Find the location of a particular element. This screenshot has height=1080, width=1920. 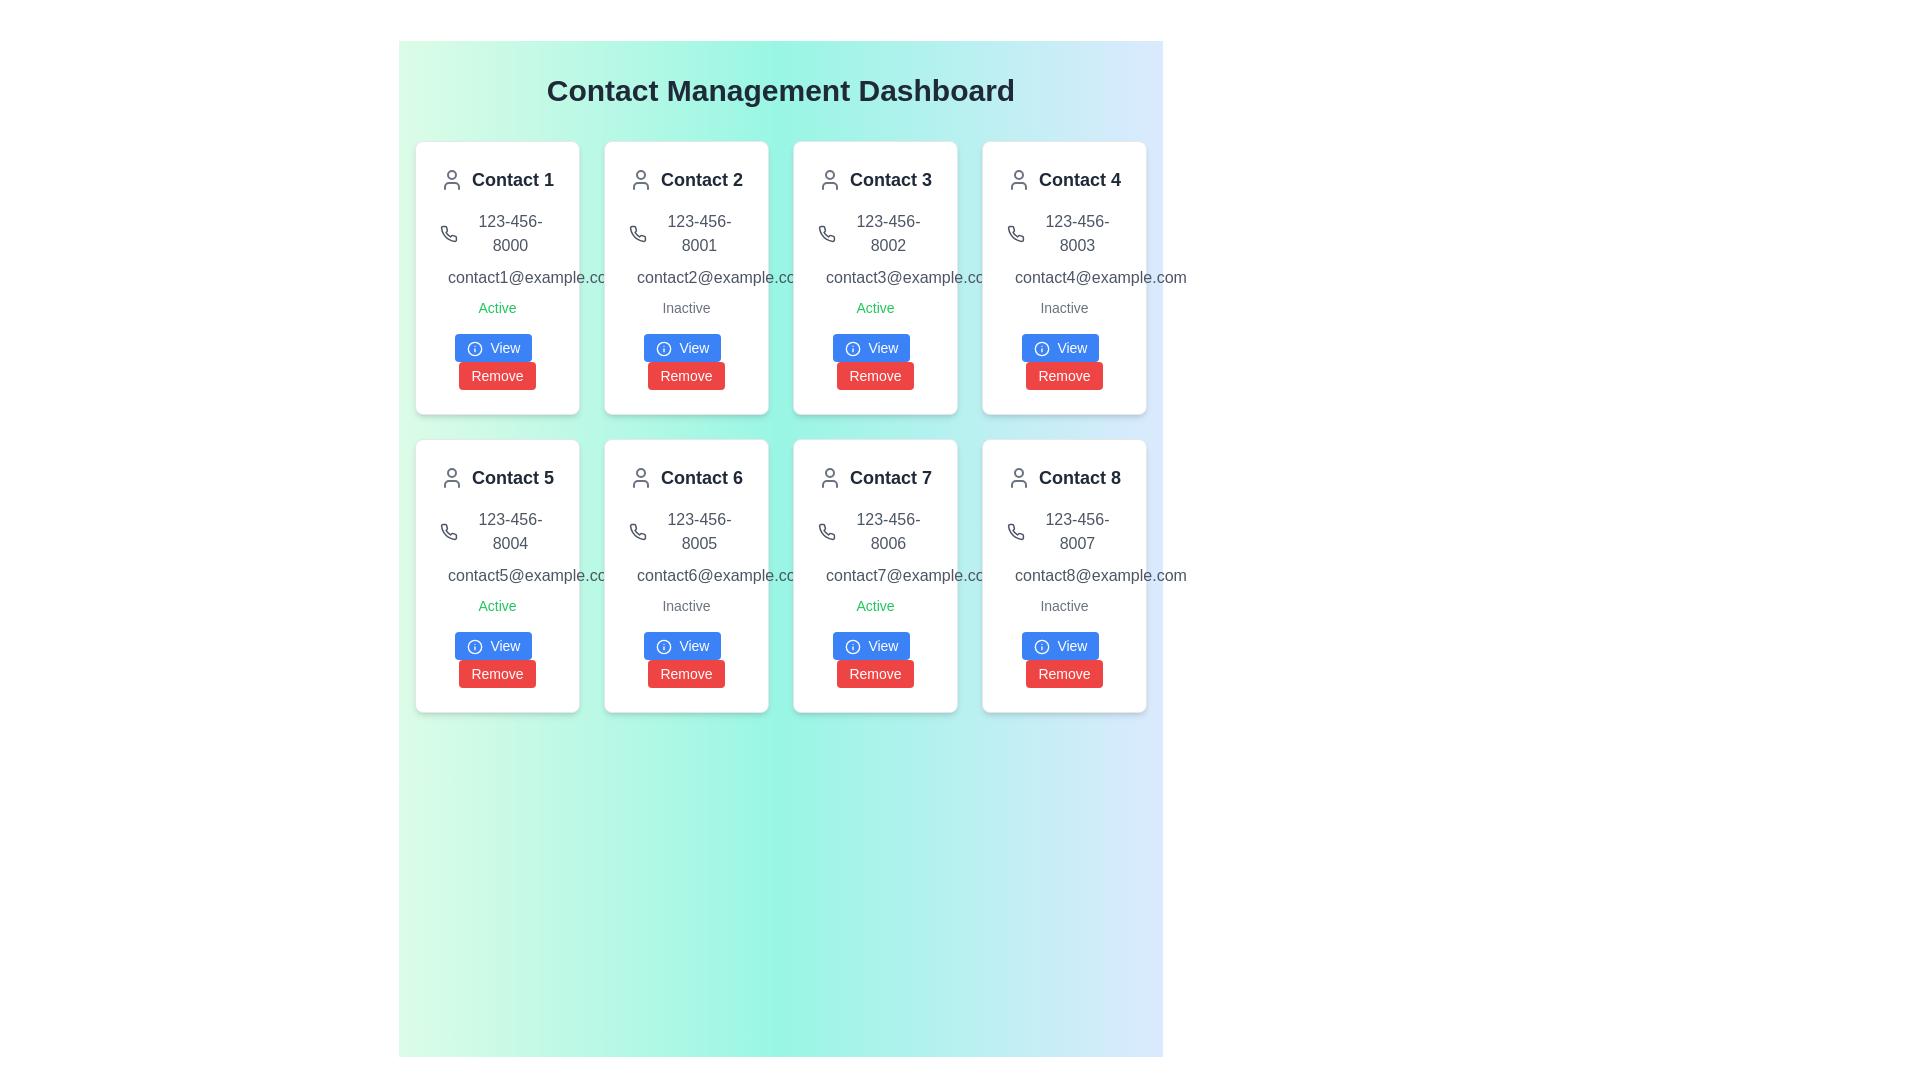

the telephone icon located in the second contact card of the top row in the grid layout, which indicates the presence of a phone number field is located at coordinates (637, 233).